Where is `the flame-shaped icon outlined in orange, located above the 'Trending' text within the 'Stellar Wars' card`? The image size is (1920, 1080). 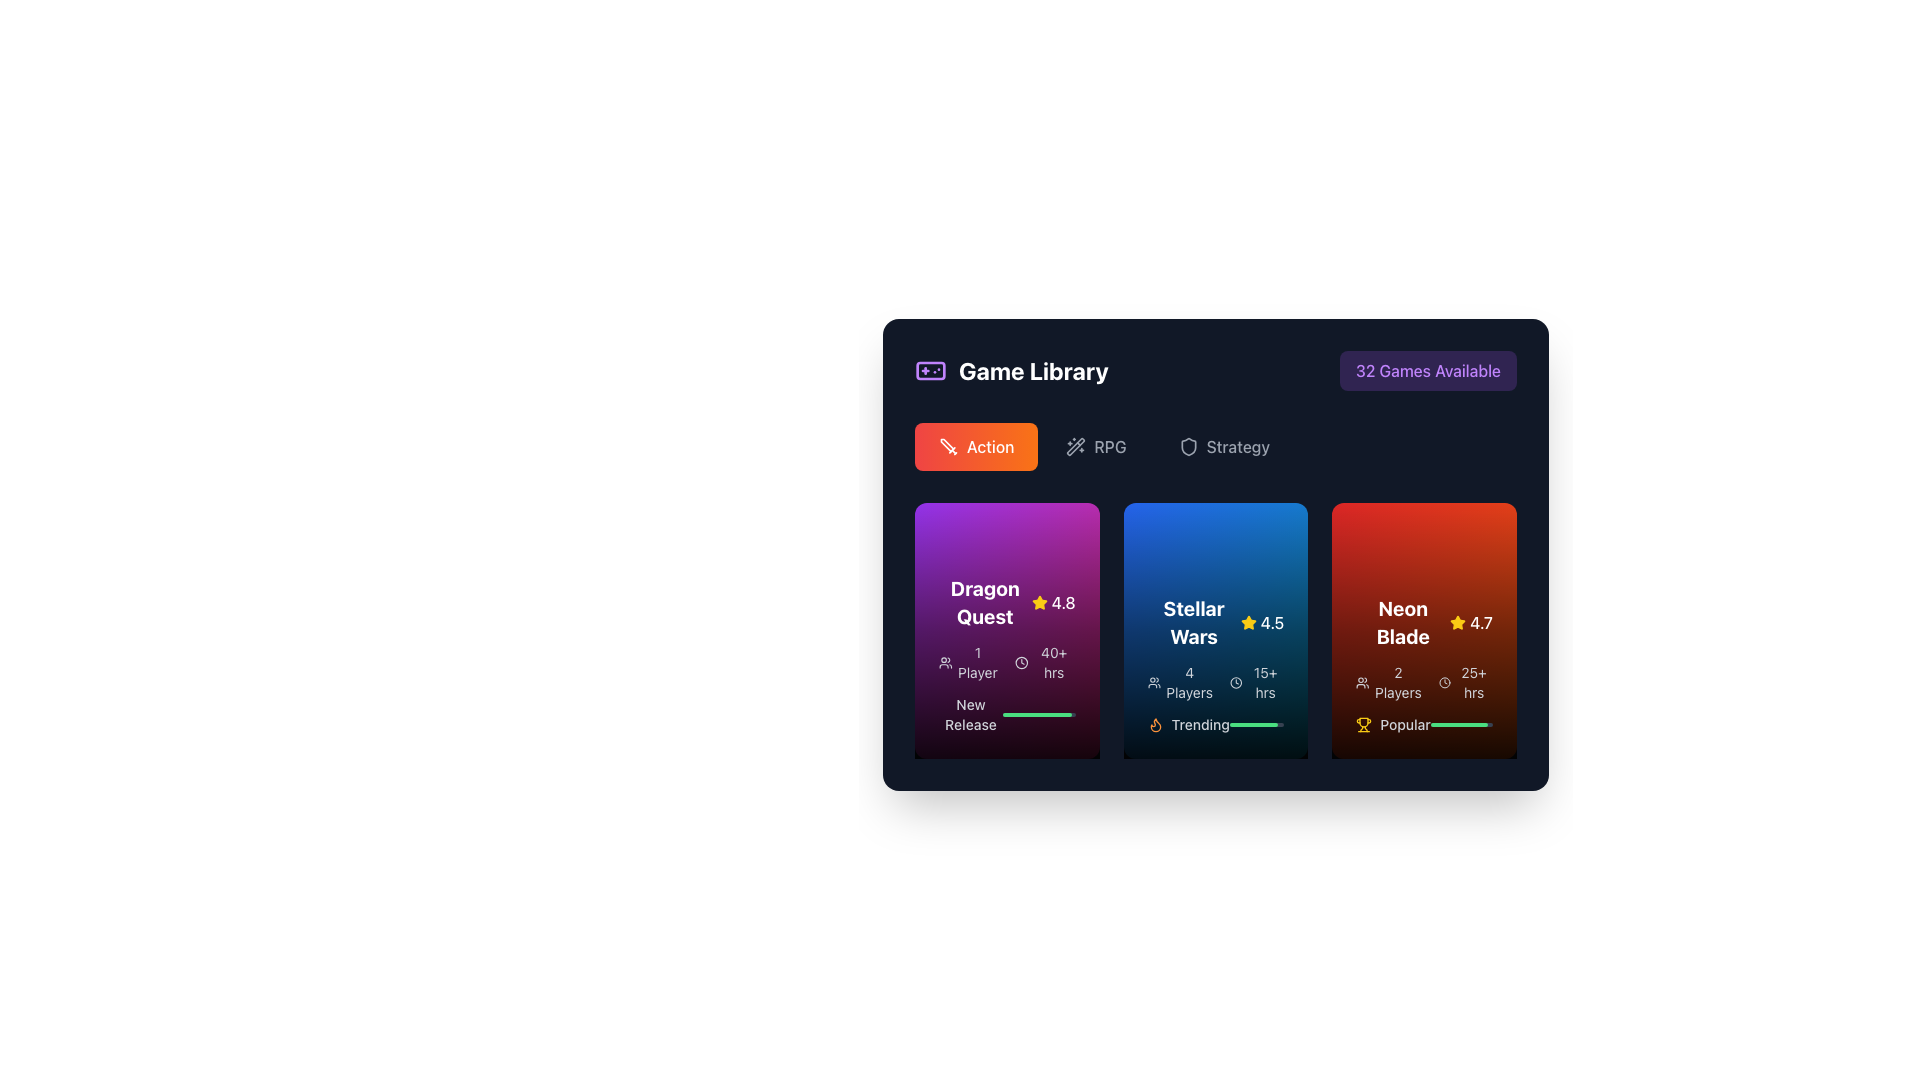 the flame-shaped icon outlined in orange, located above the 'Trending' text within the 'Stellar Wars' card is located at coordinates (1155, 725).